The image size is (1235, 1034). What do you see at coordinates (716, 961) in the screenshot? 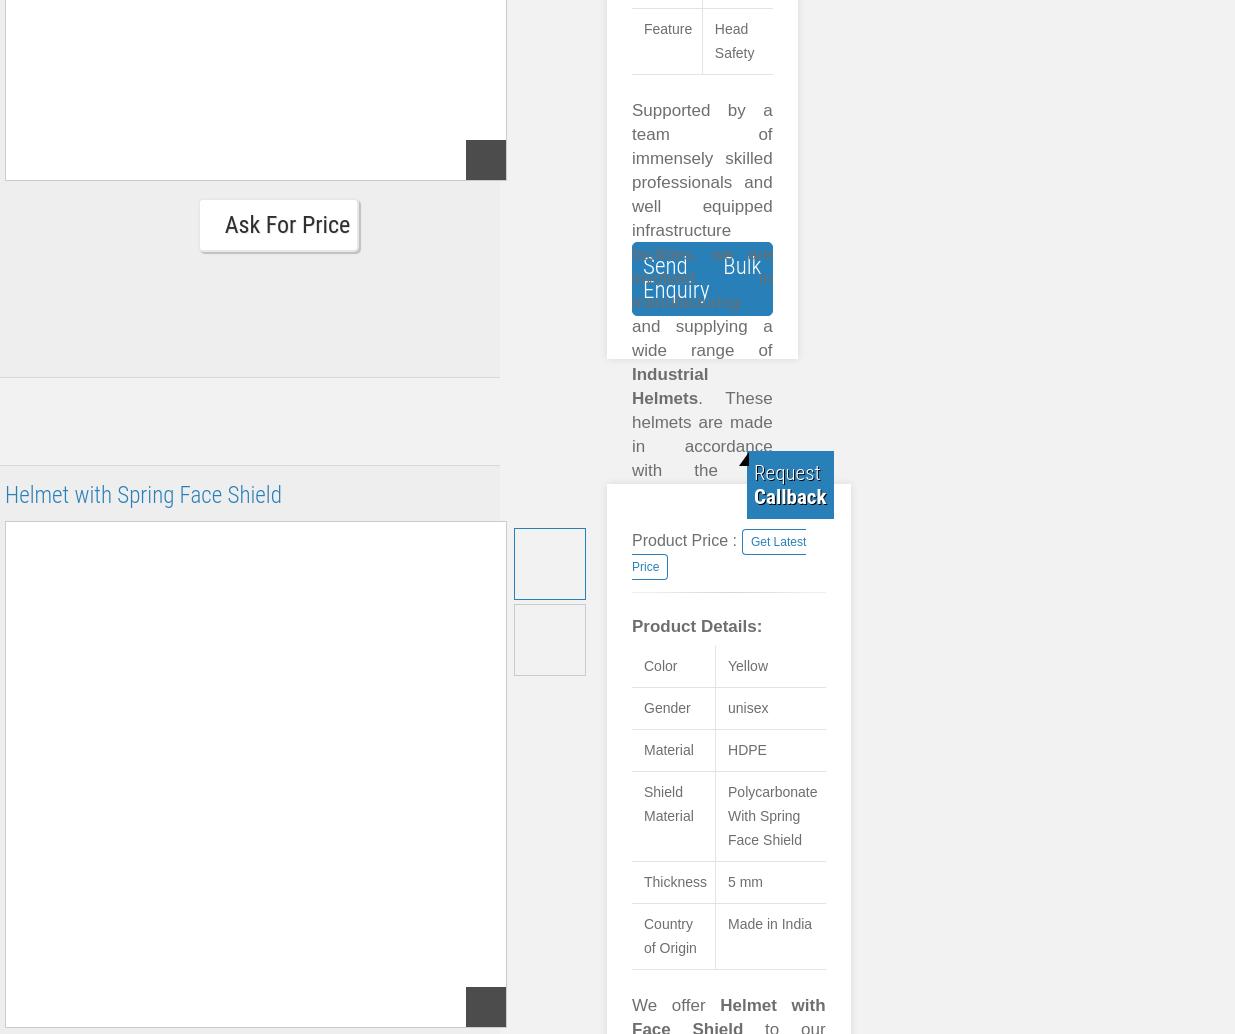
I see `'Durable finish standards'` at bounding box center [716, 961].